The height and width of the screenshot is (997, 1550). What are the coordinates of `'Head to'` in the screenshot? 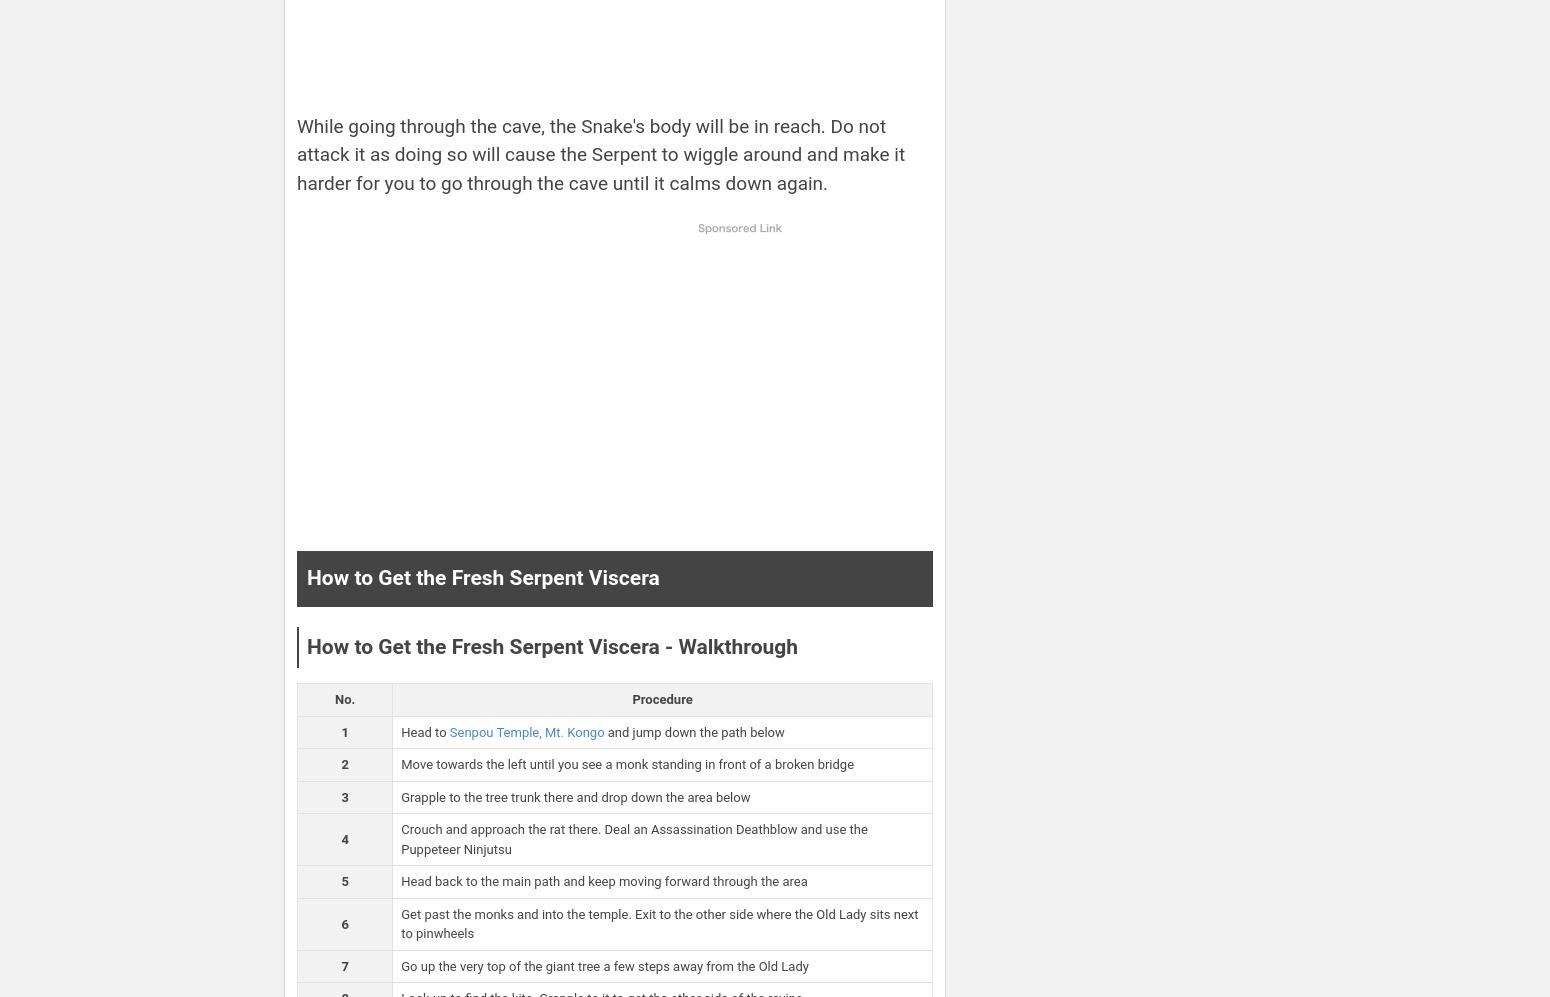 It's located at (425, 731).